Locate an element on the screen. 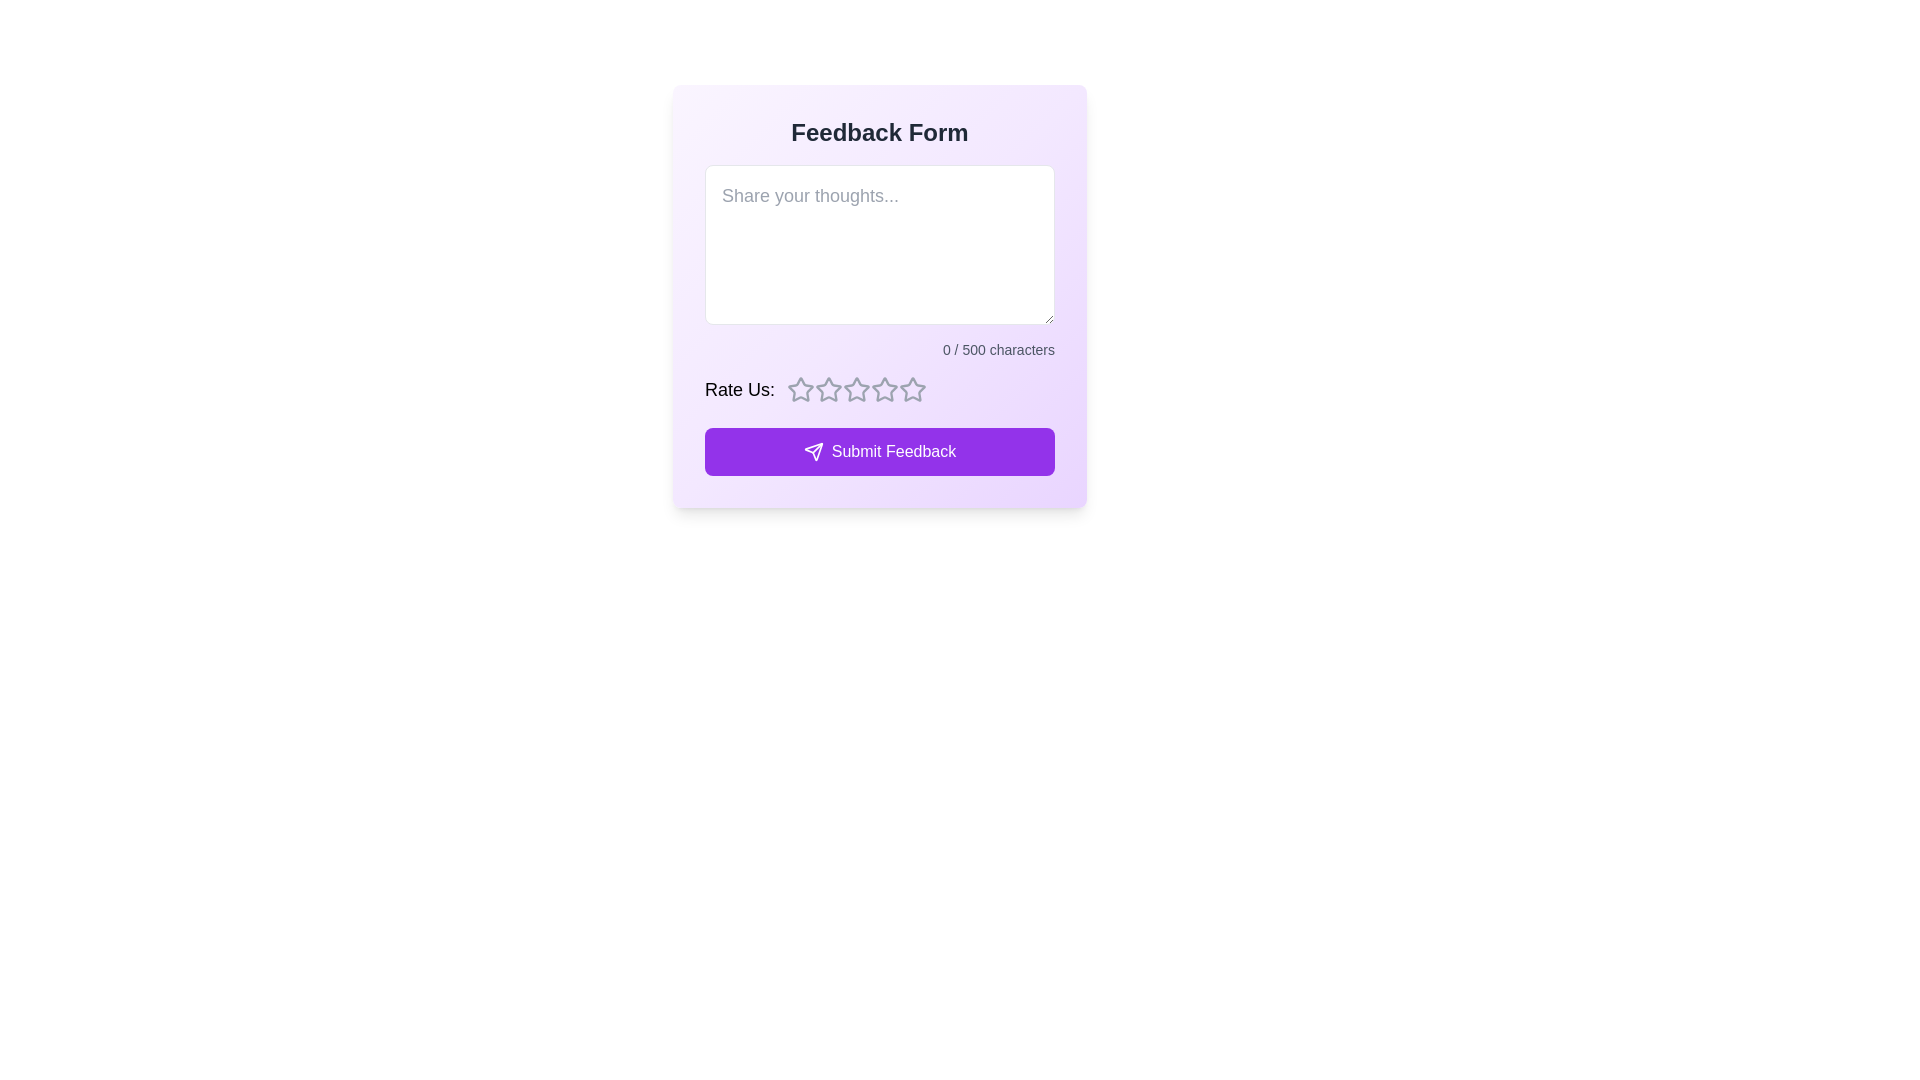  the third star icon in the horizontal row of five stars used for rating feedback, located below the feedback text box and above the submission button is located at coordinates (829, 389).